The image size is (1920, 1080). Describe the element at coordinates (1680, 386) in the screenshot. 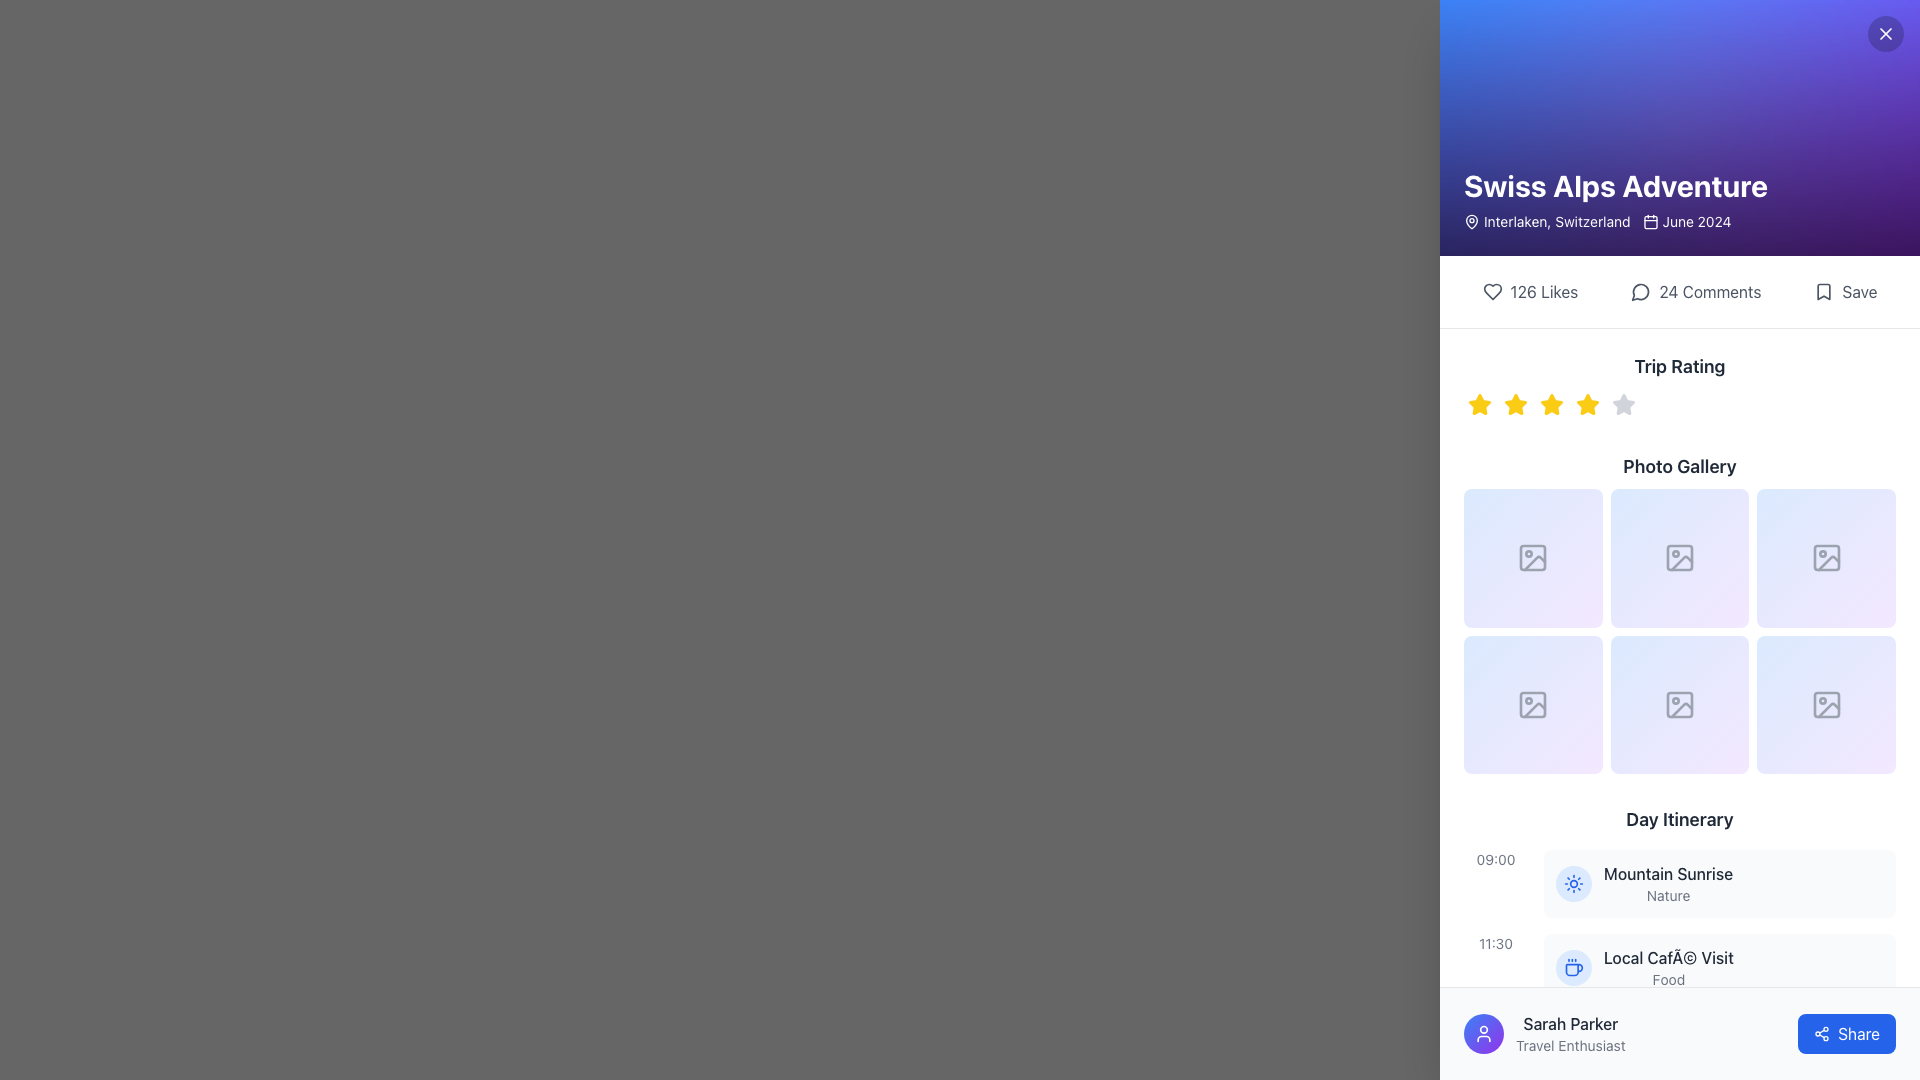

I see `rating value from the 'Trip Rating' widget, which consists of a series of star-shaped icons indicating the rating system` at that location.